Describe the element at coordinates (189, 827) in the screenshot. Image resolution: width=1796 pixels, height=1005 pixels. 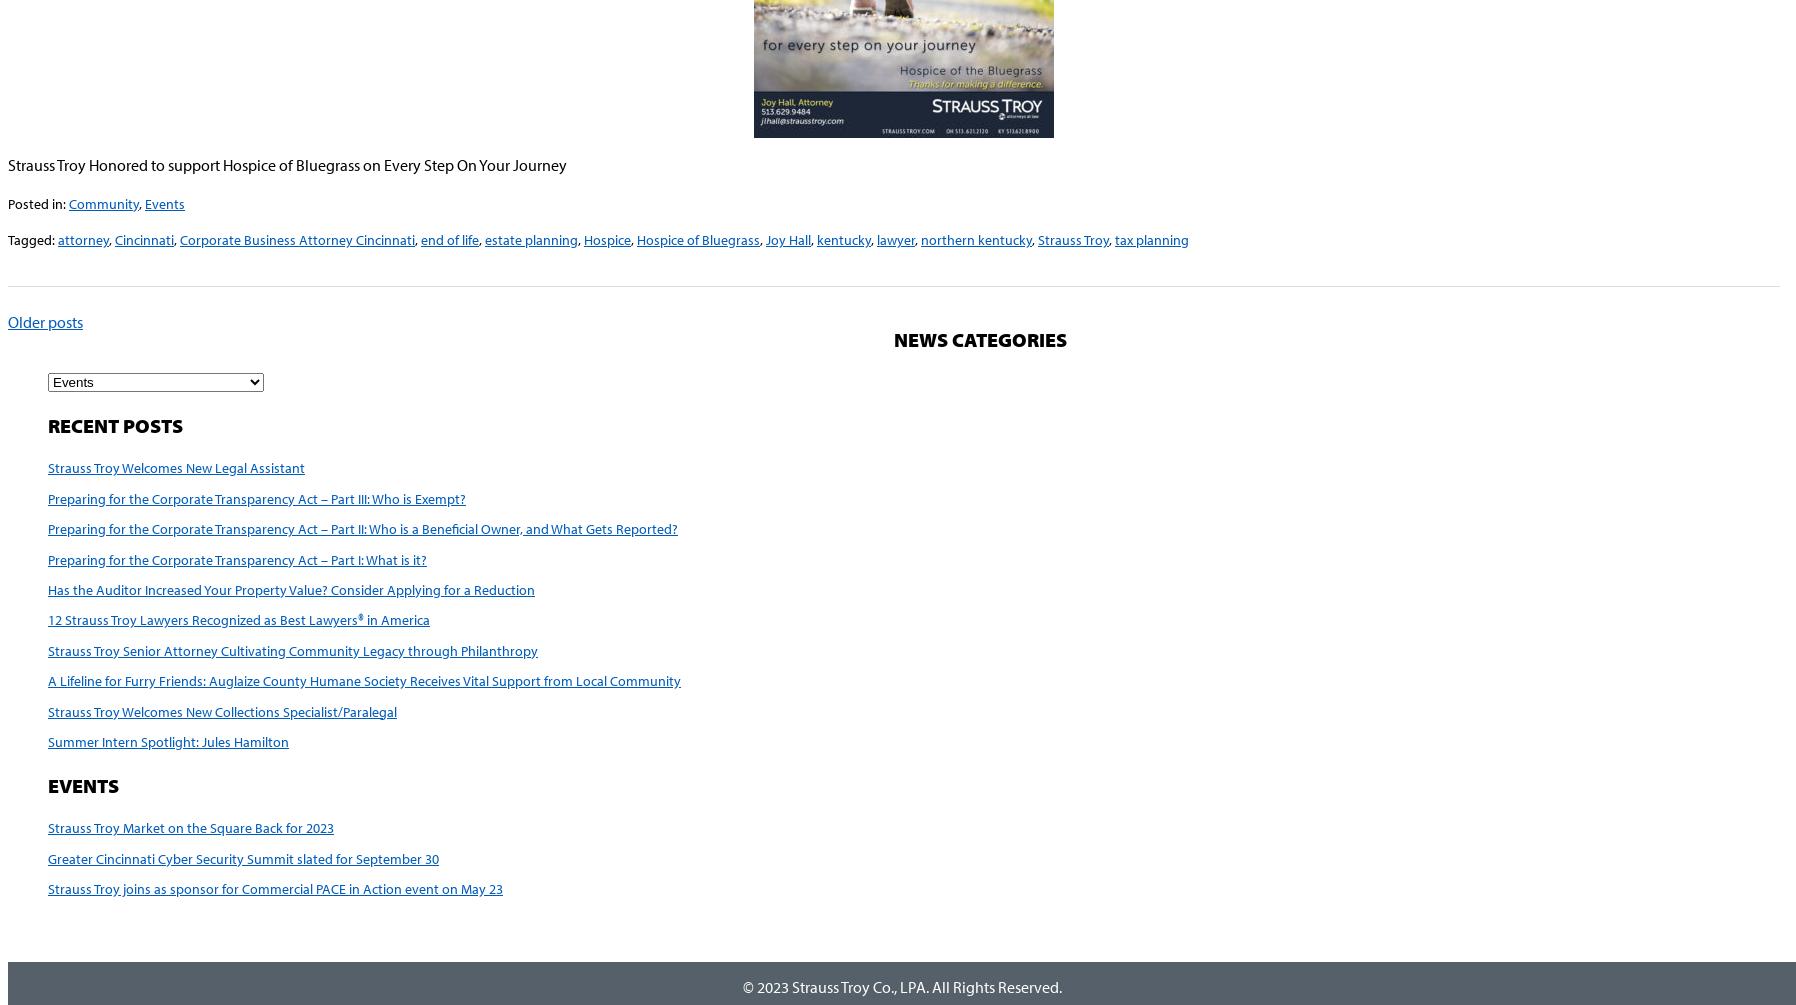
I see `'Strauss Troy Market on the Square Back for 2023'` at that location.